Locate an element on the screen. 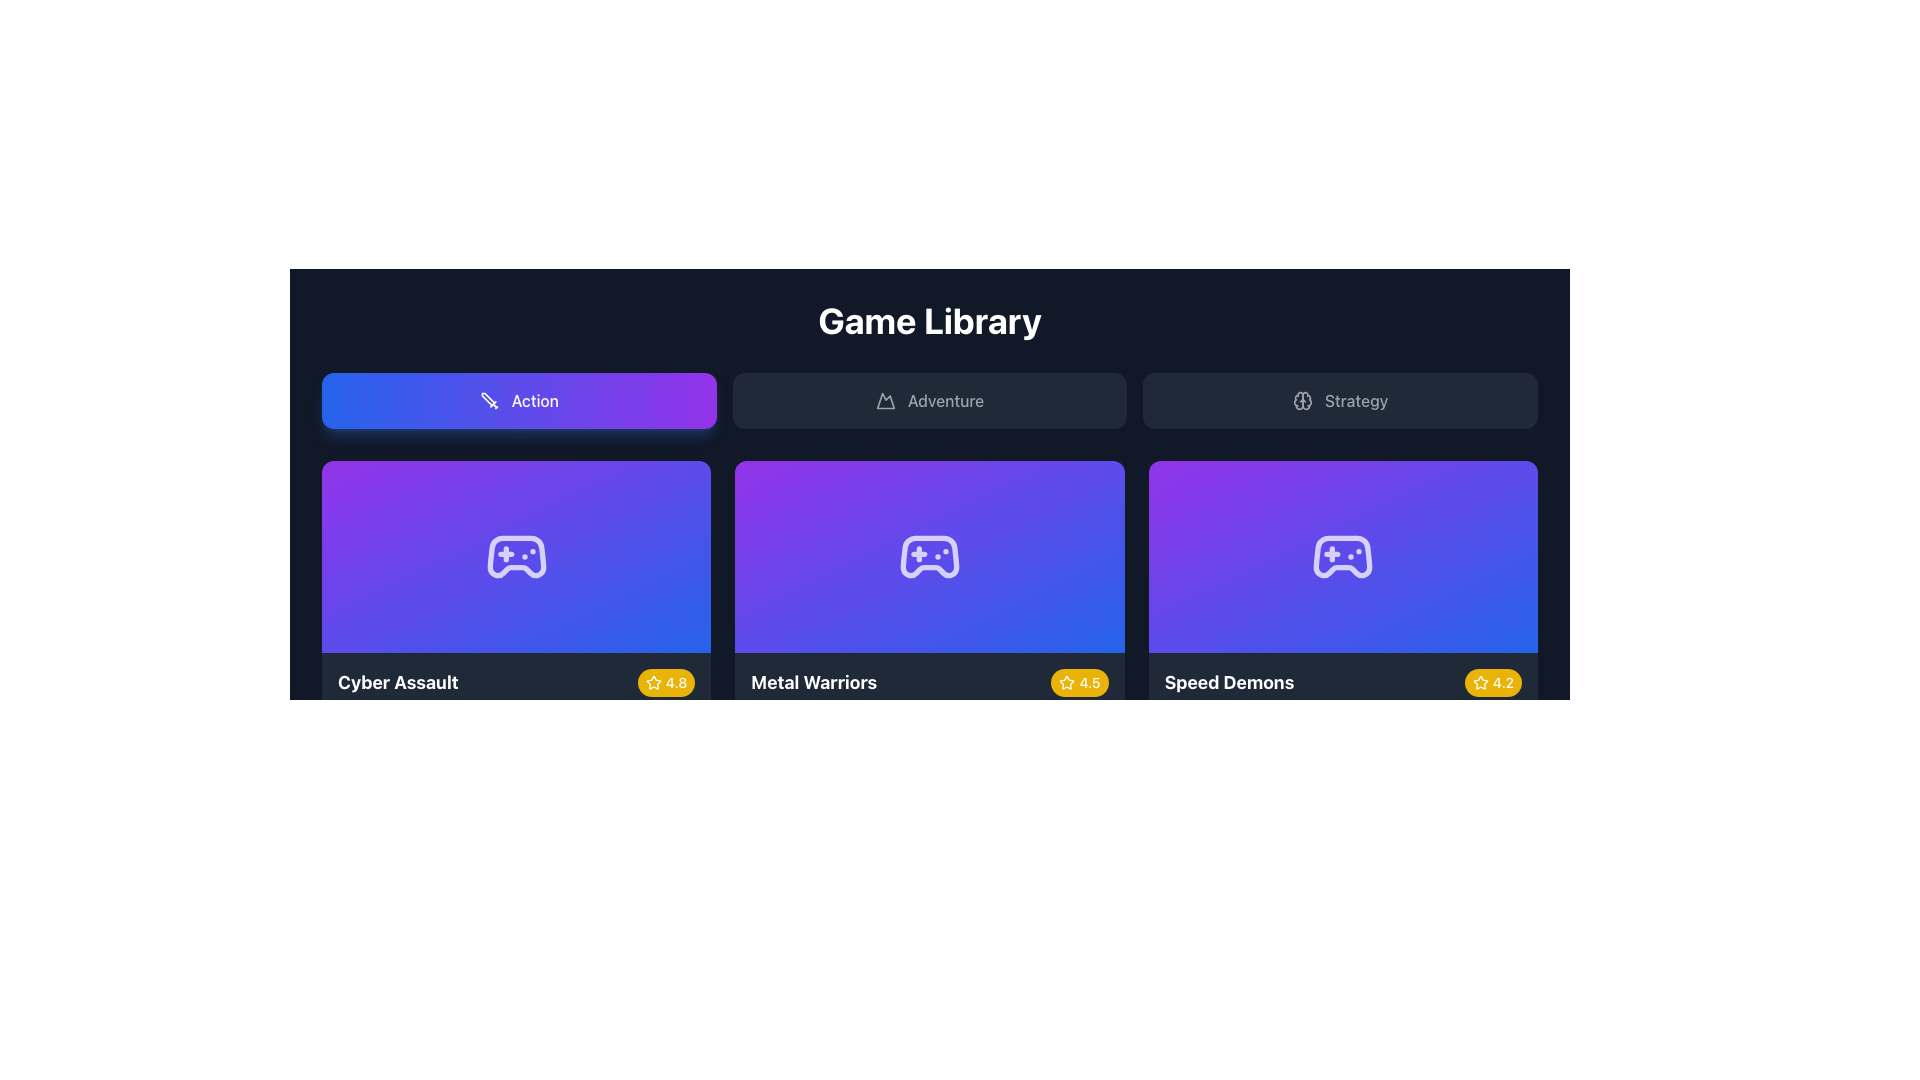 This screenshot has width=1920, height=1080. the decorative mountain icon representing the adventure category, located in the header of the second category tab labeled 'Adventure' is located at coordinates (884, 401).